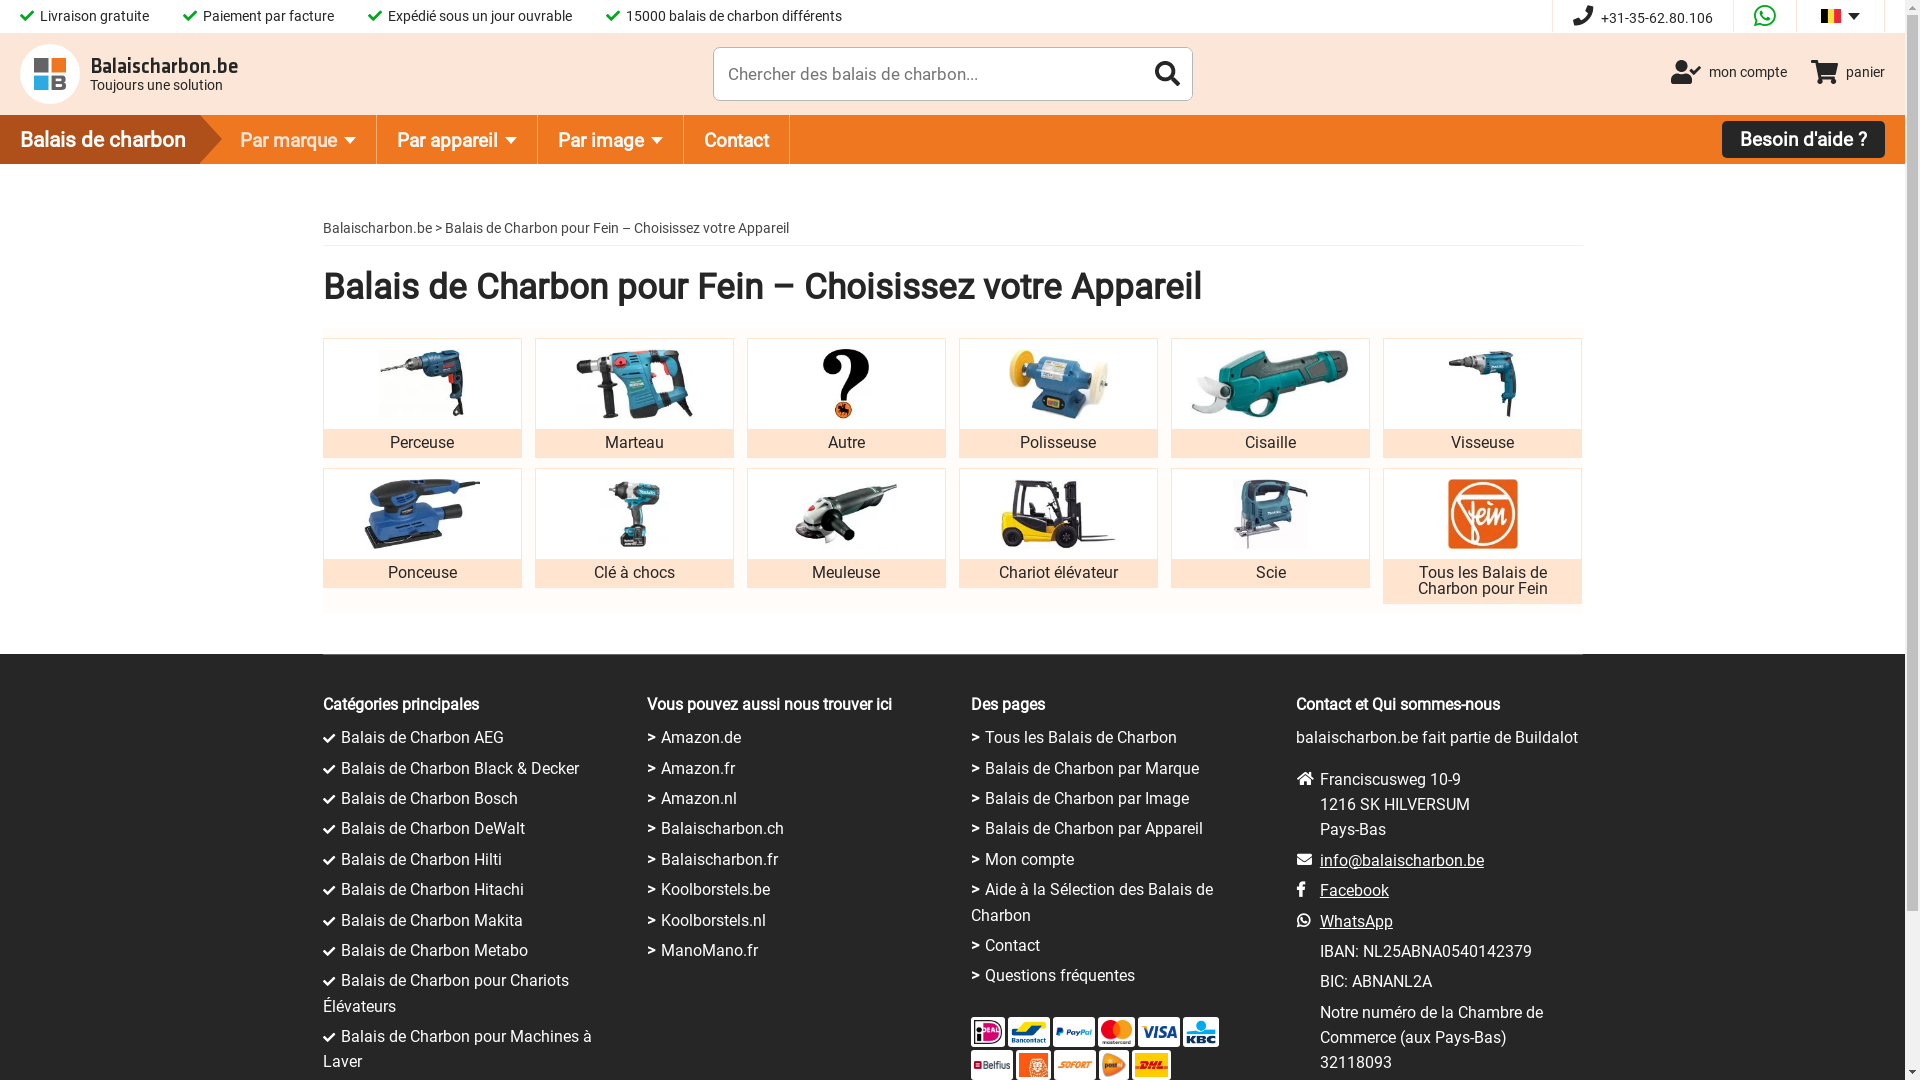  I want to click on 'cissaile', so click(1269, 384).